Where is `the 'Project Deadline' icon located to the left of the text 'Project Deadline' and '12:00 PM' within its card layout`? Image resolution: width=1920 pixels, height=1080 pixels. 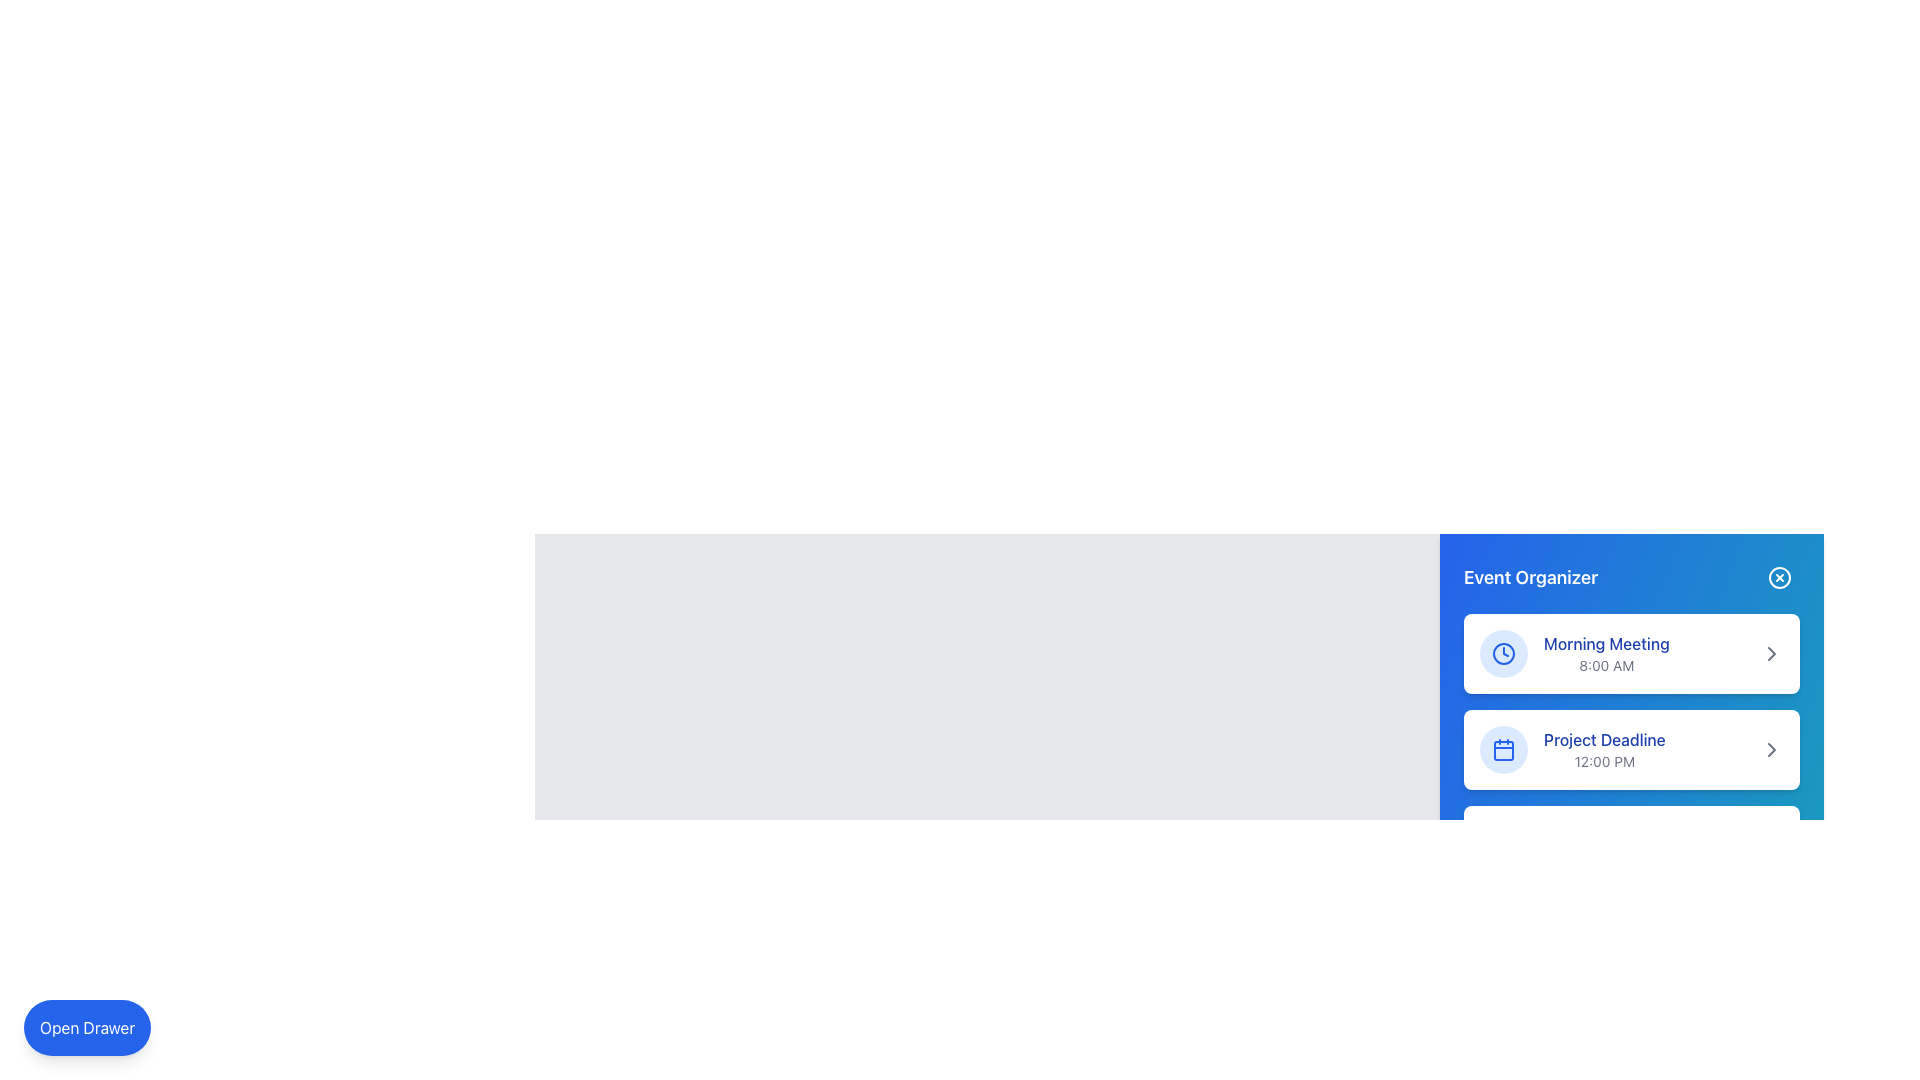
the 'Project Deadline' icon located to the left of the text 'Project Deadline' and '12:00 PM' within its card layout is located at coordinates (1503, 749).